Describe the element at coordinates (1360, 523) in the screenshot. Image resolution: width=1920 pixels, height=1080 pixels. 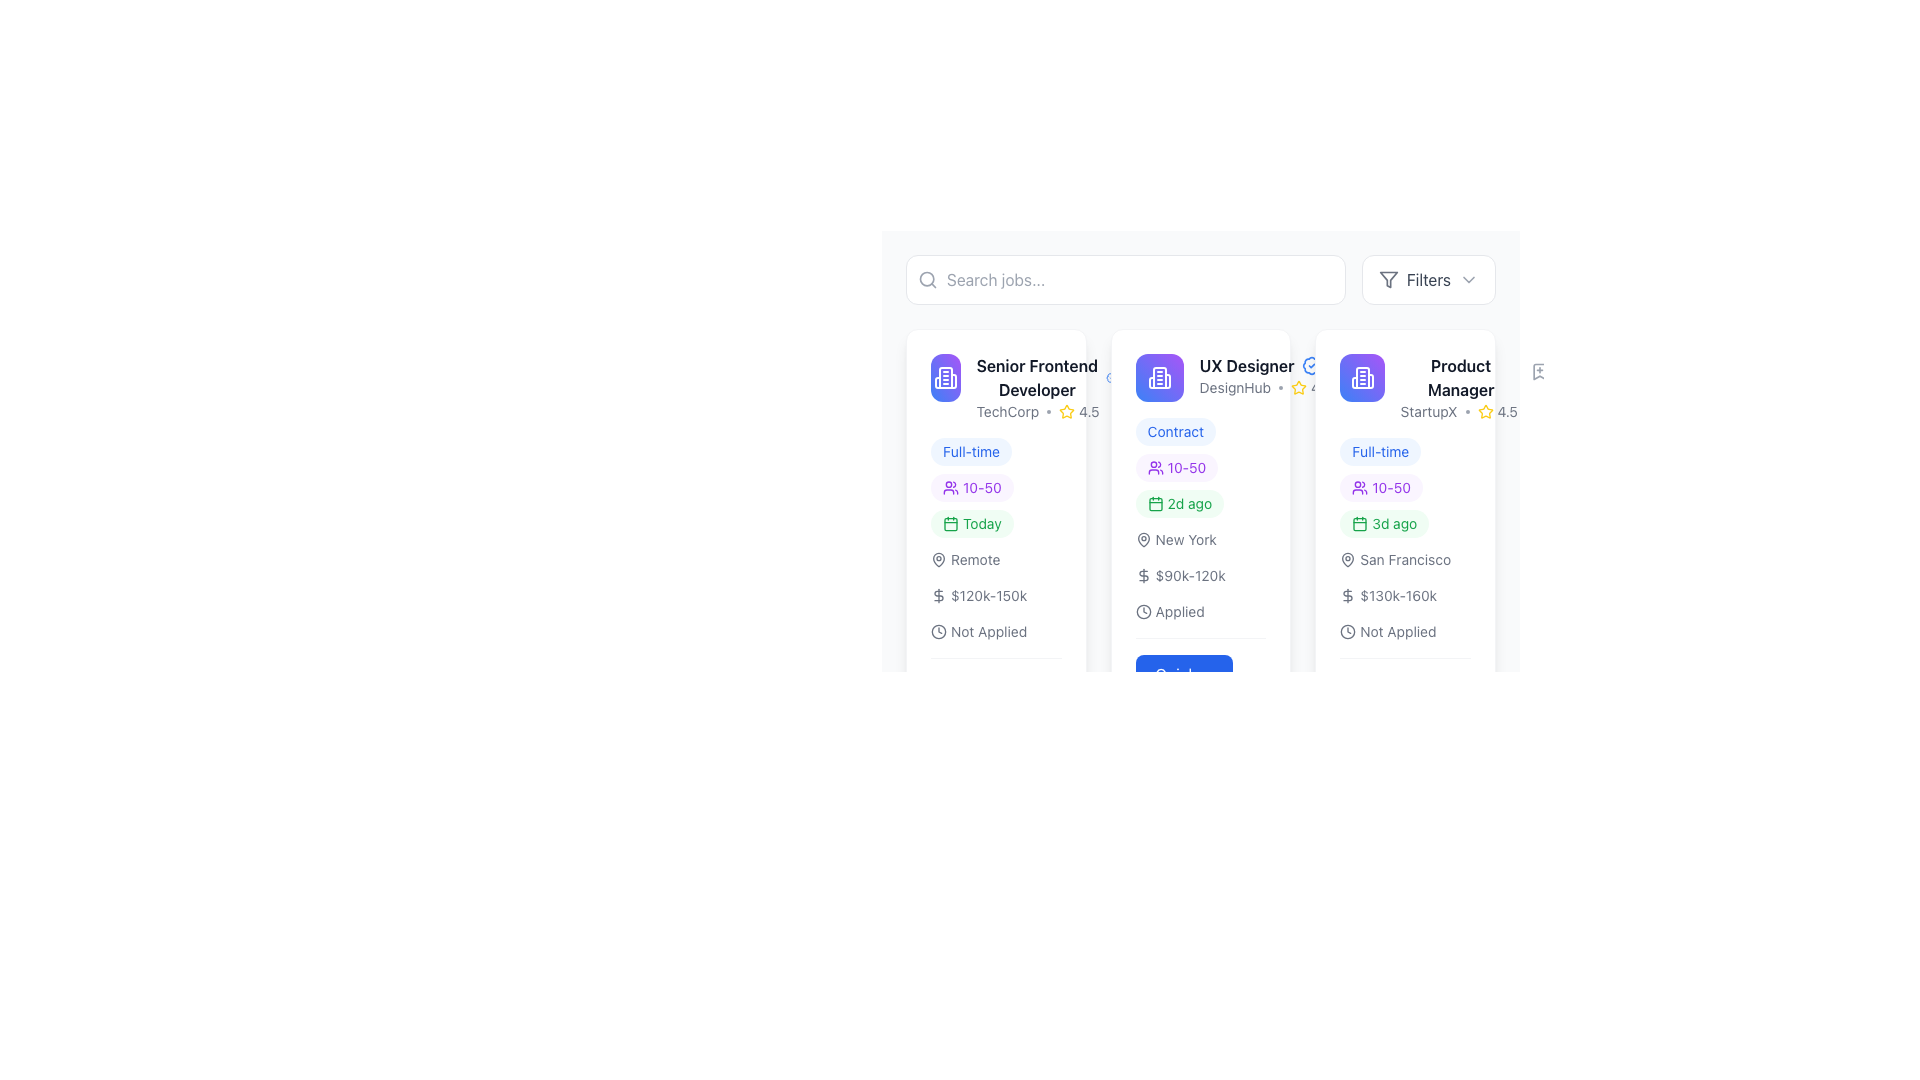
I see `the green calendar icon located in the third job posting card below the 'Product Manager' job title` at that location.